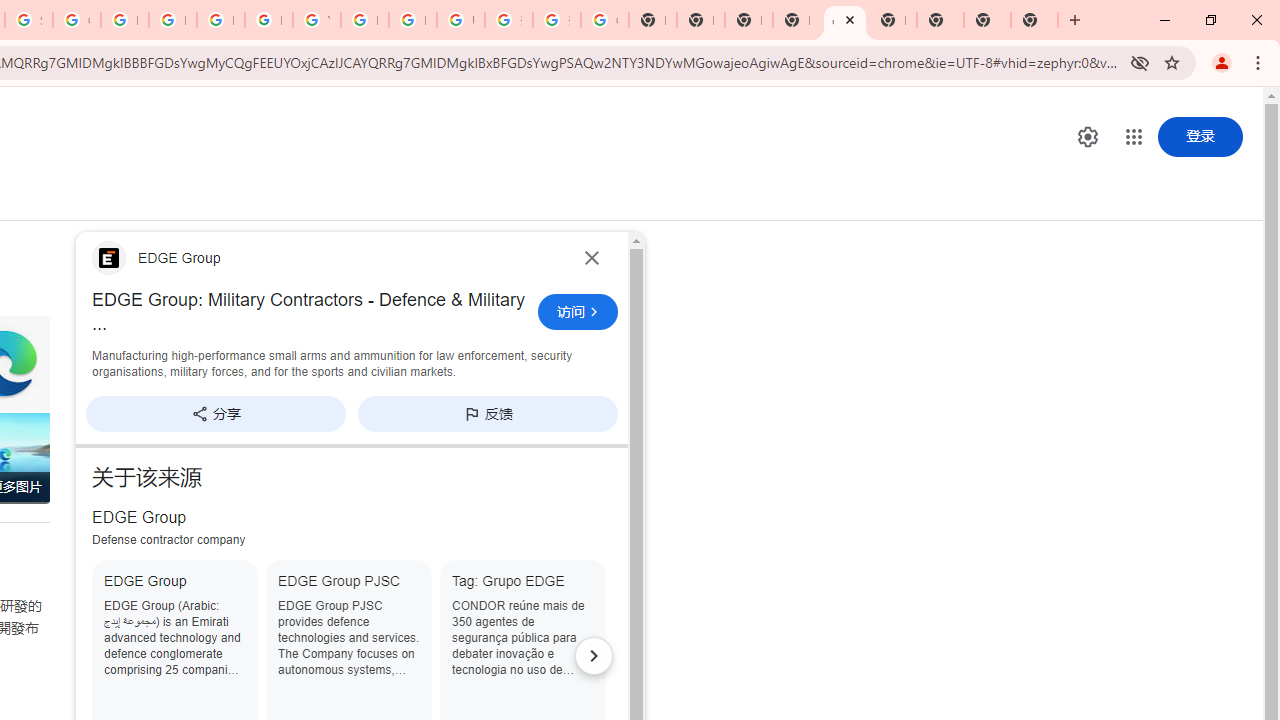 The image size is (1280, 720). Describe the element at coordinates (308, 312) in the screenshot. I see `'EDGE Group: Military Contractors - Defence & Military ...'` at that location.